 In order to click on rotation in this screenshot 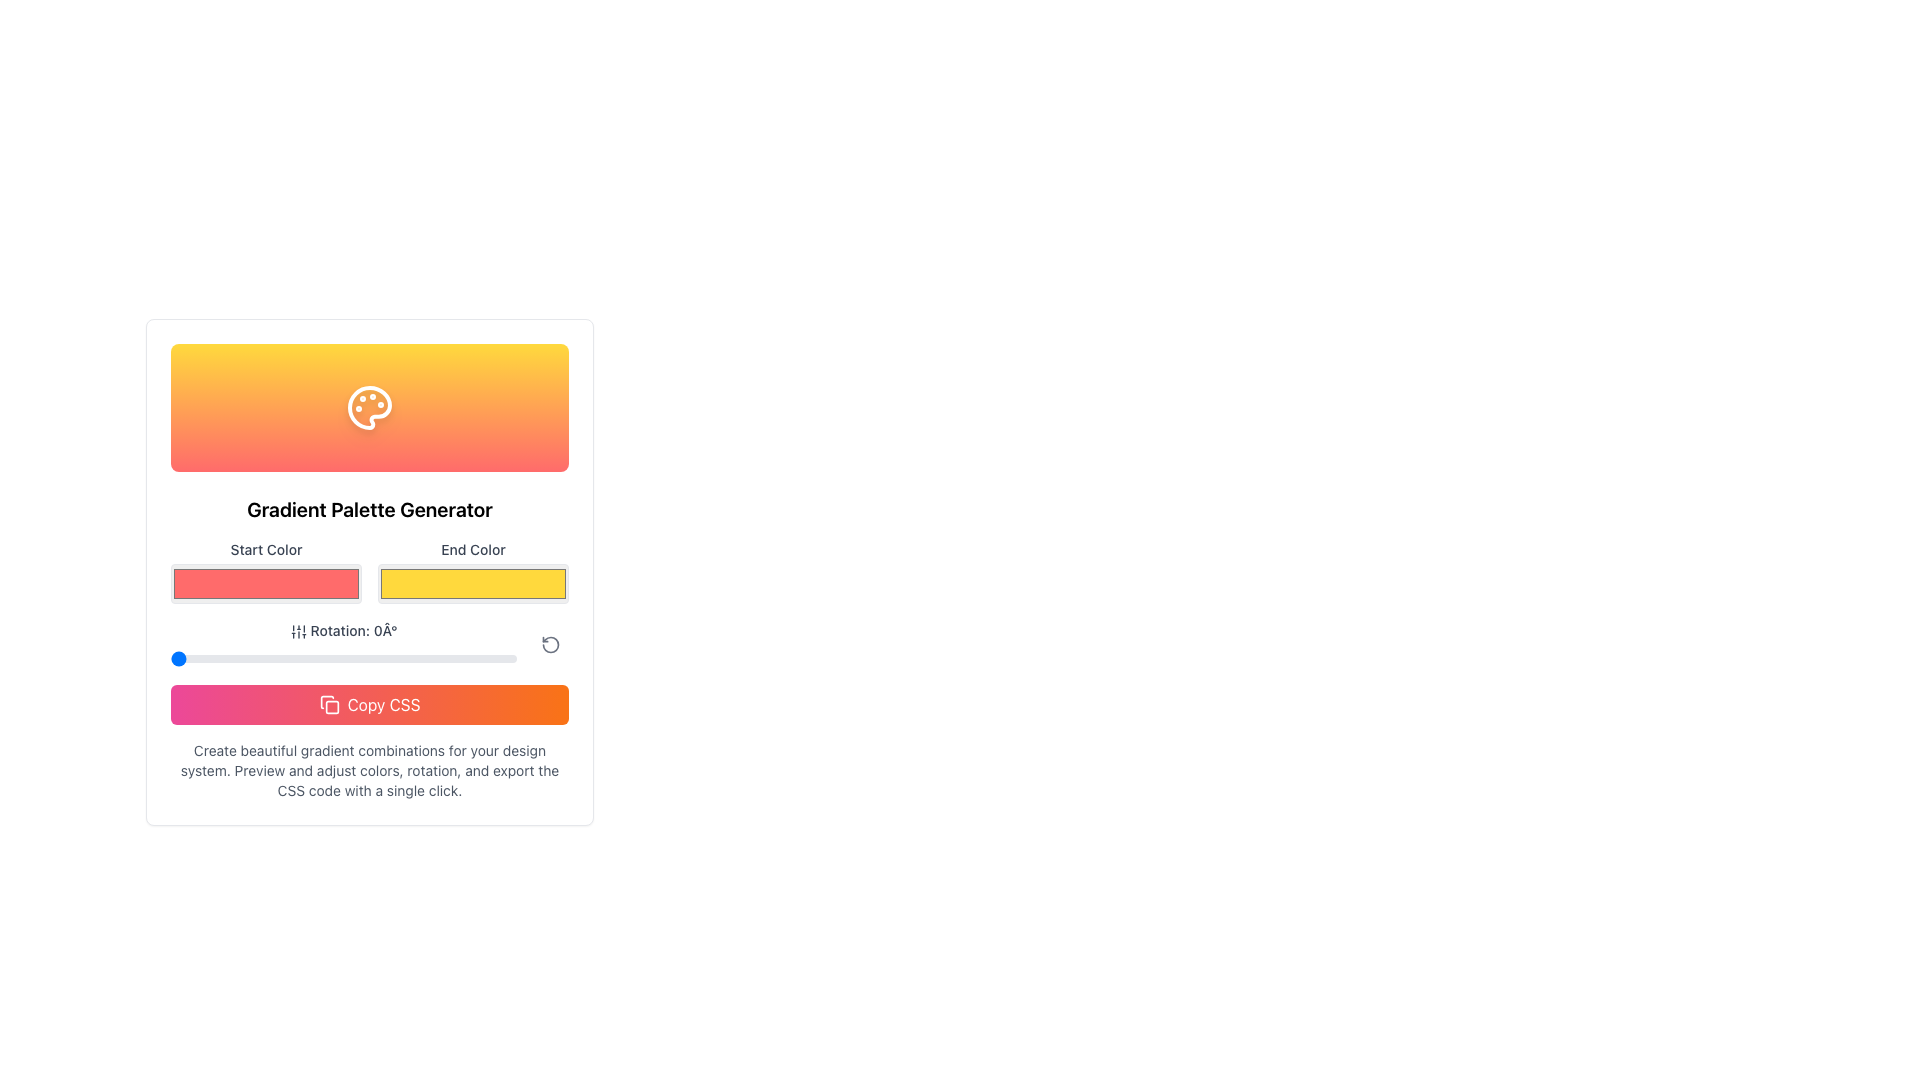, I will do `click(200, 659)`.